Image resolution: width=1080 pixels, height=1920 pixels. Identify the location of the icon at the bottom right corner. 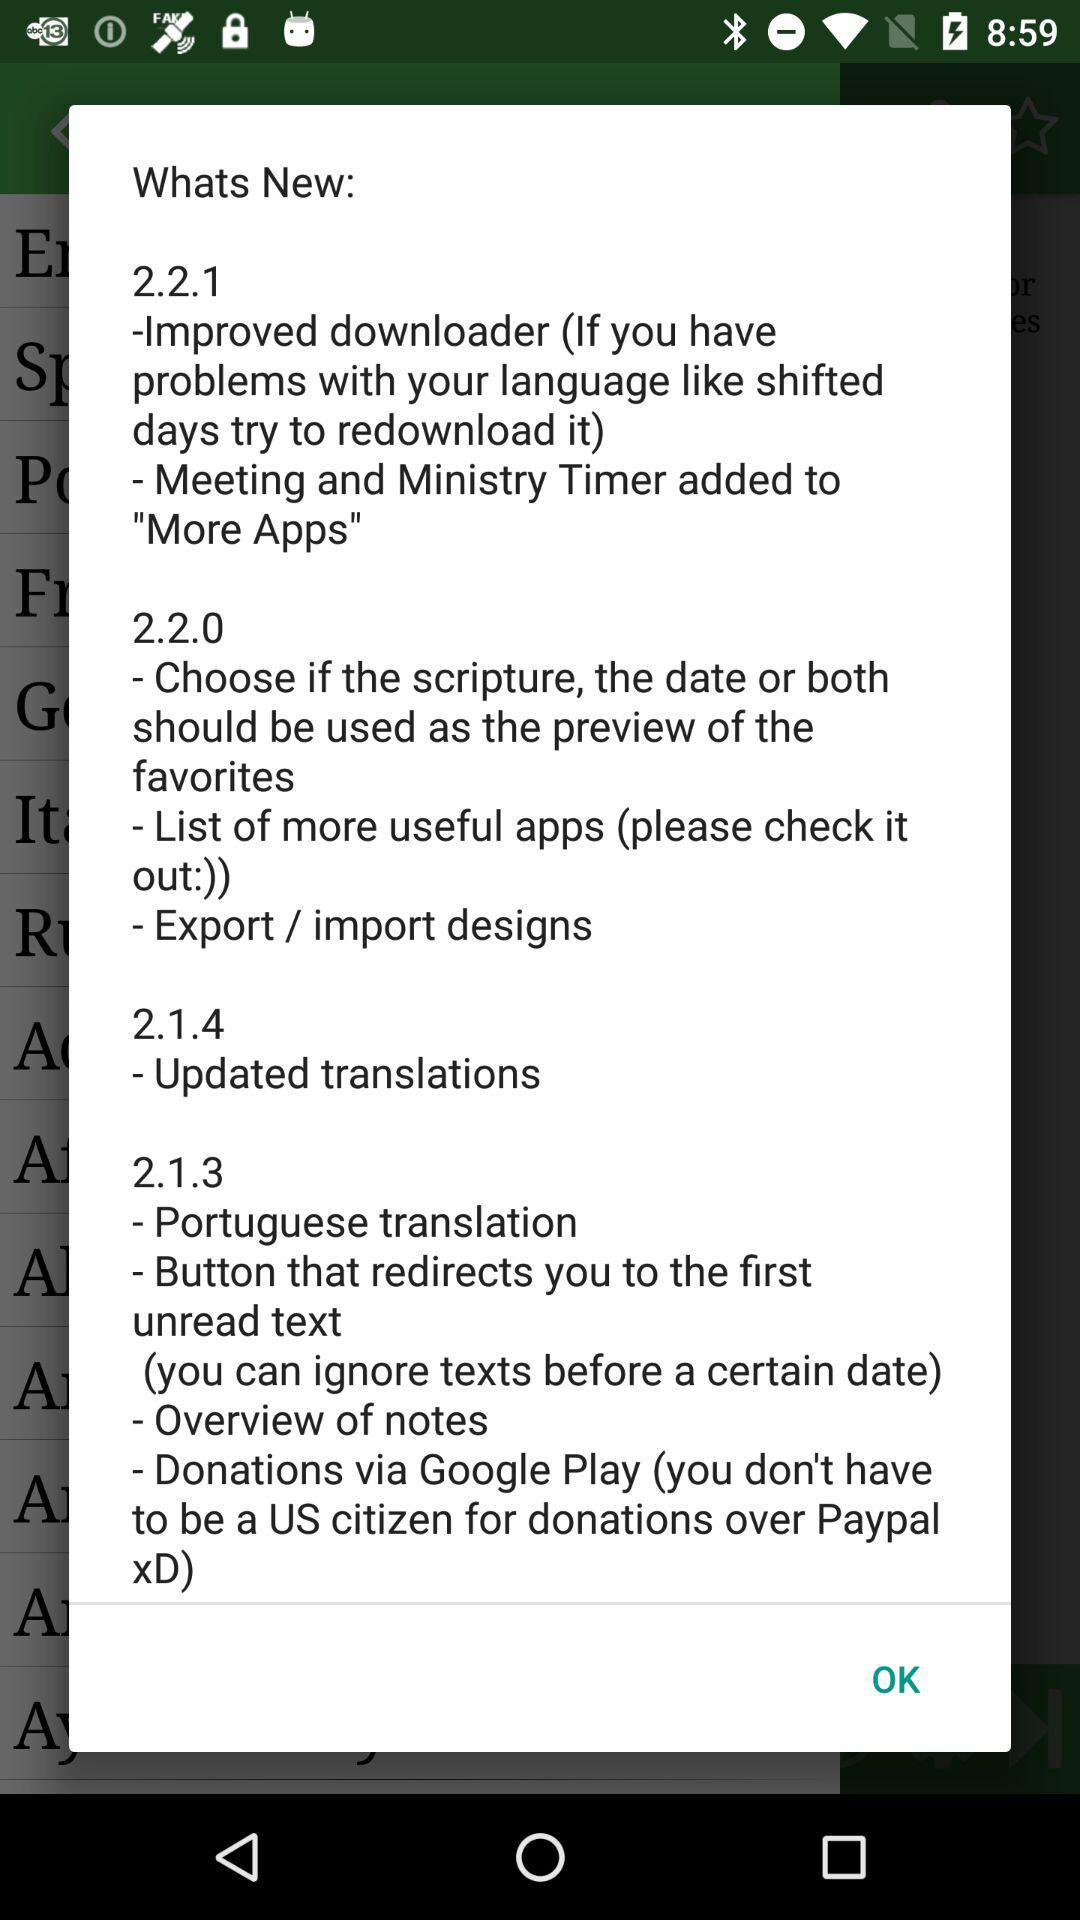
(894, 1678).